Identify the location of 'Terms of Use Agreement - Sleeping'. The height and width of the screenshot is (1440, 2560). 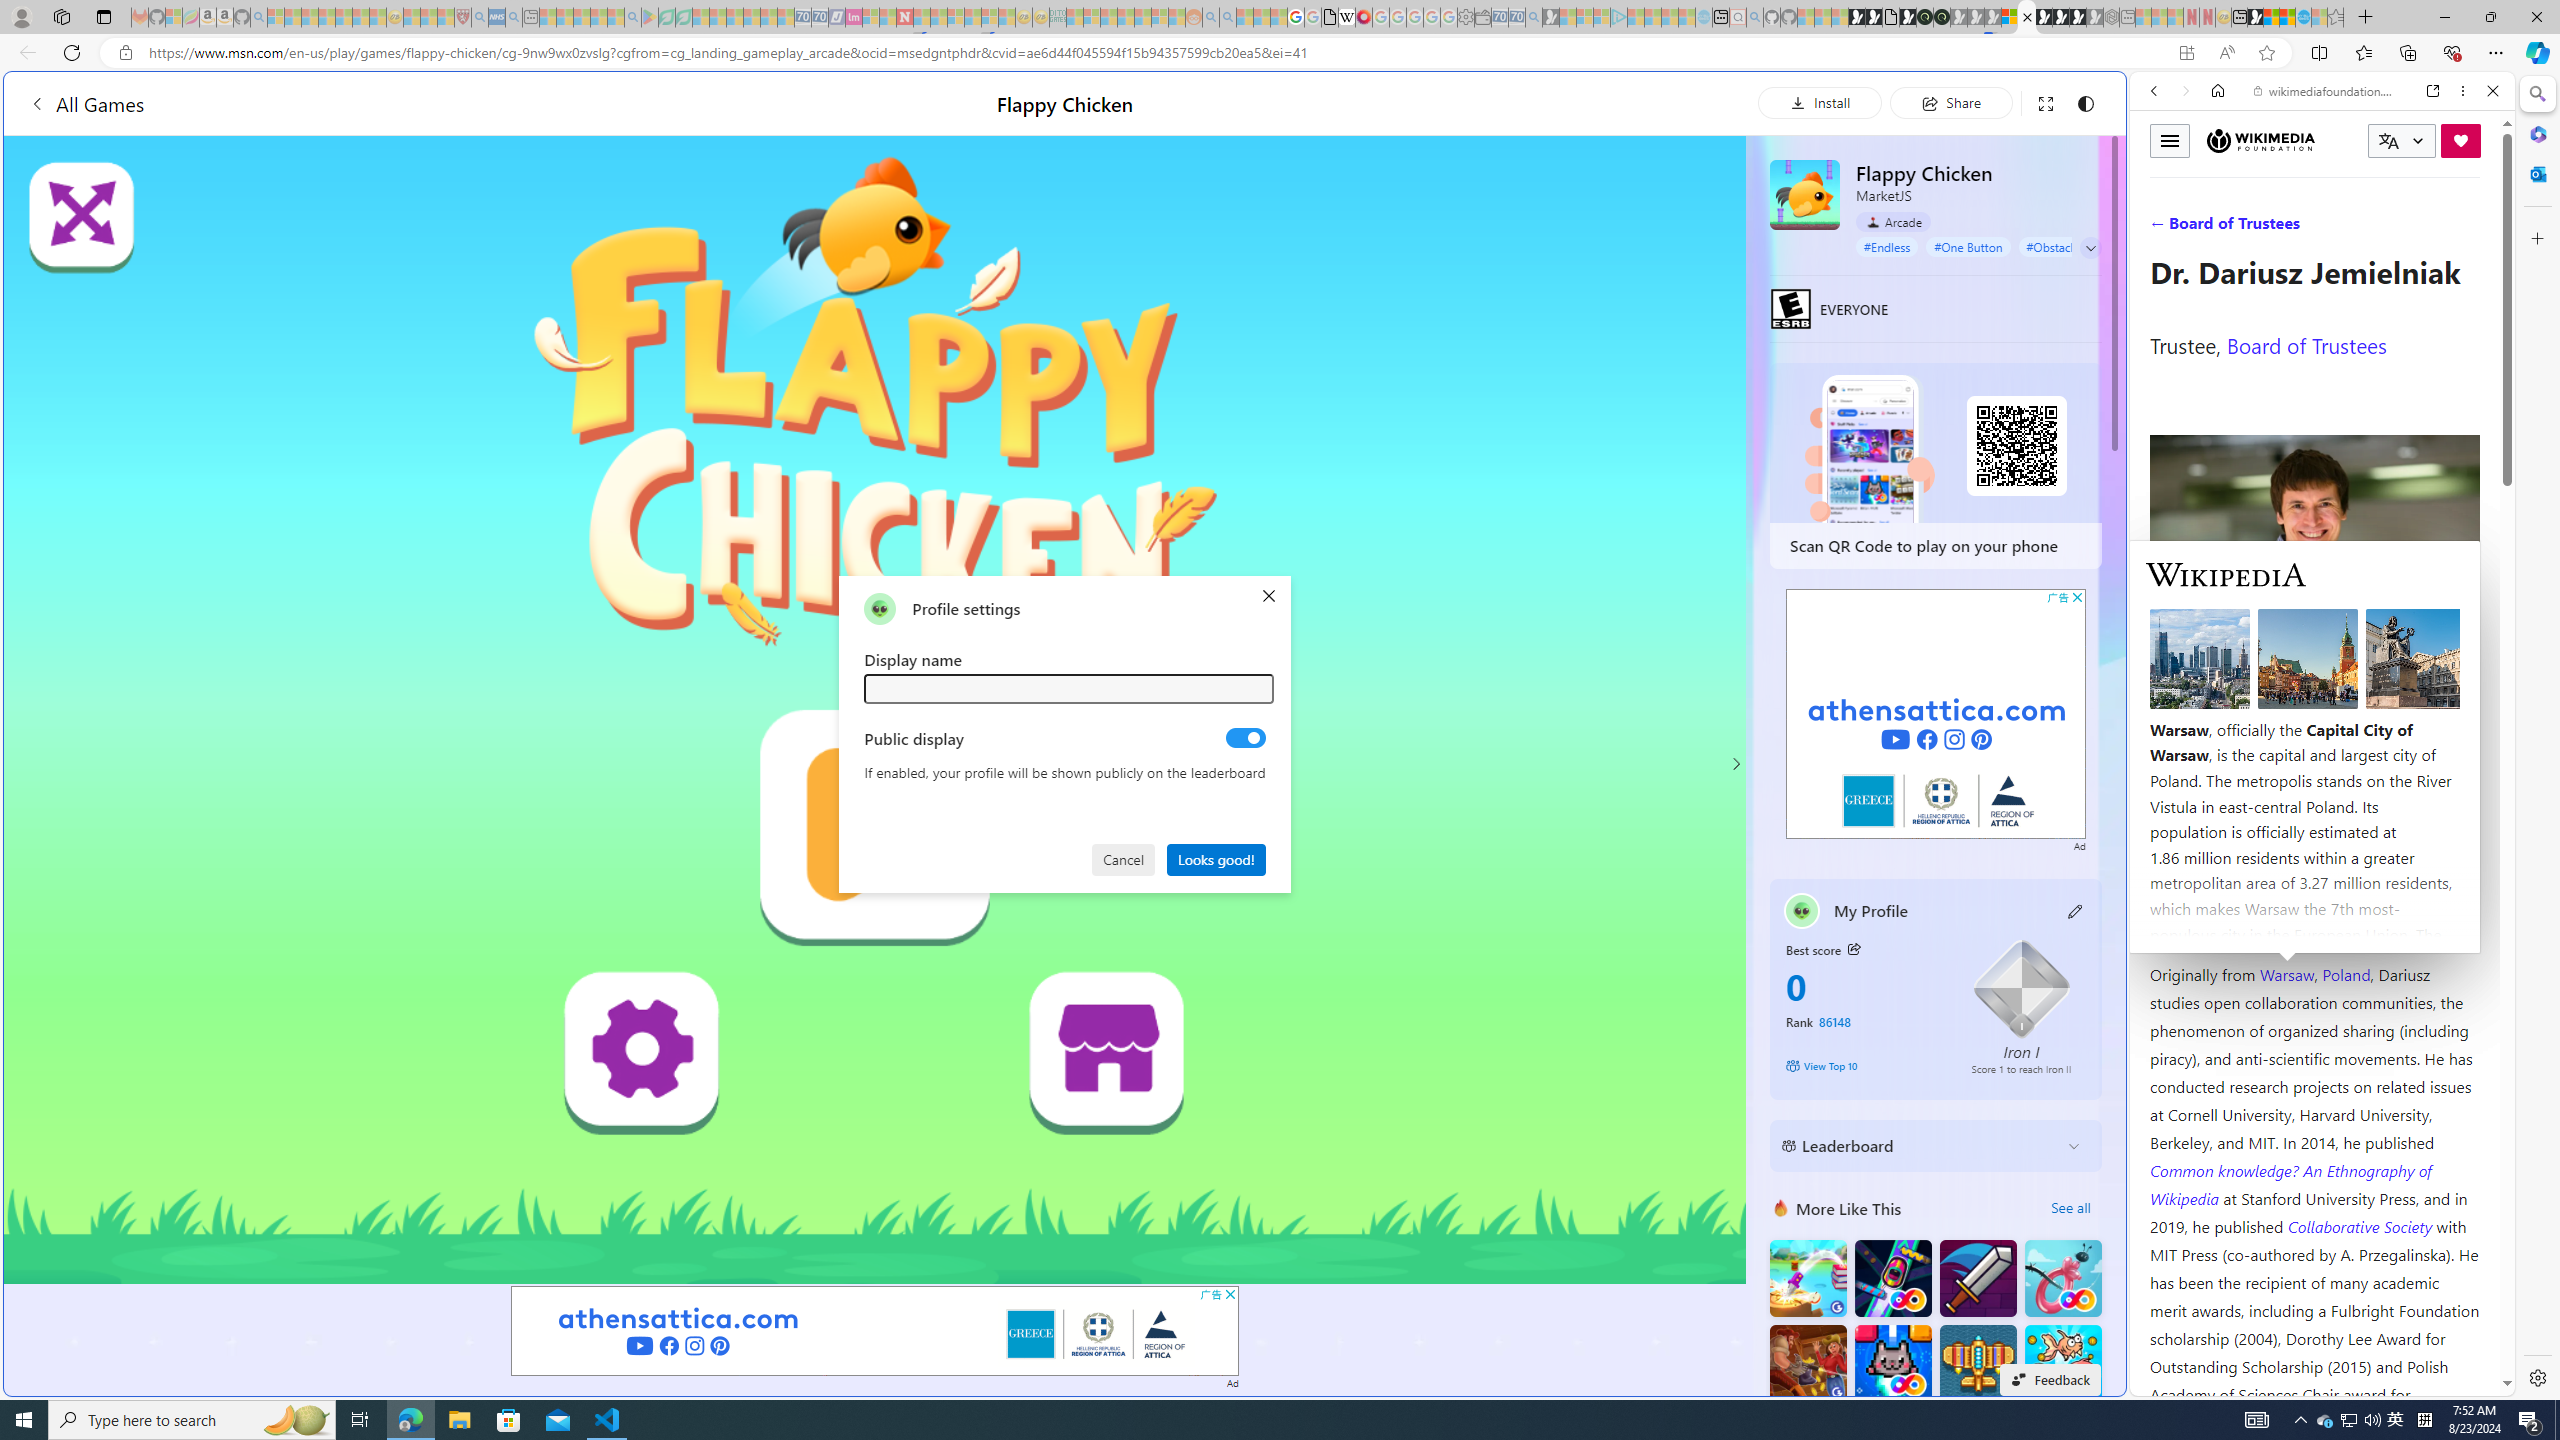
(665, 16).